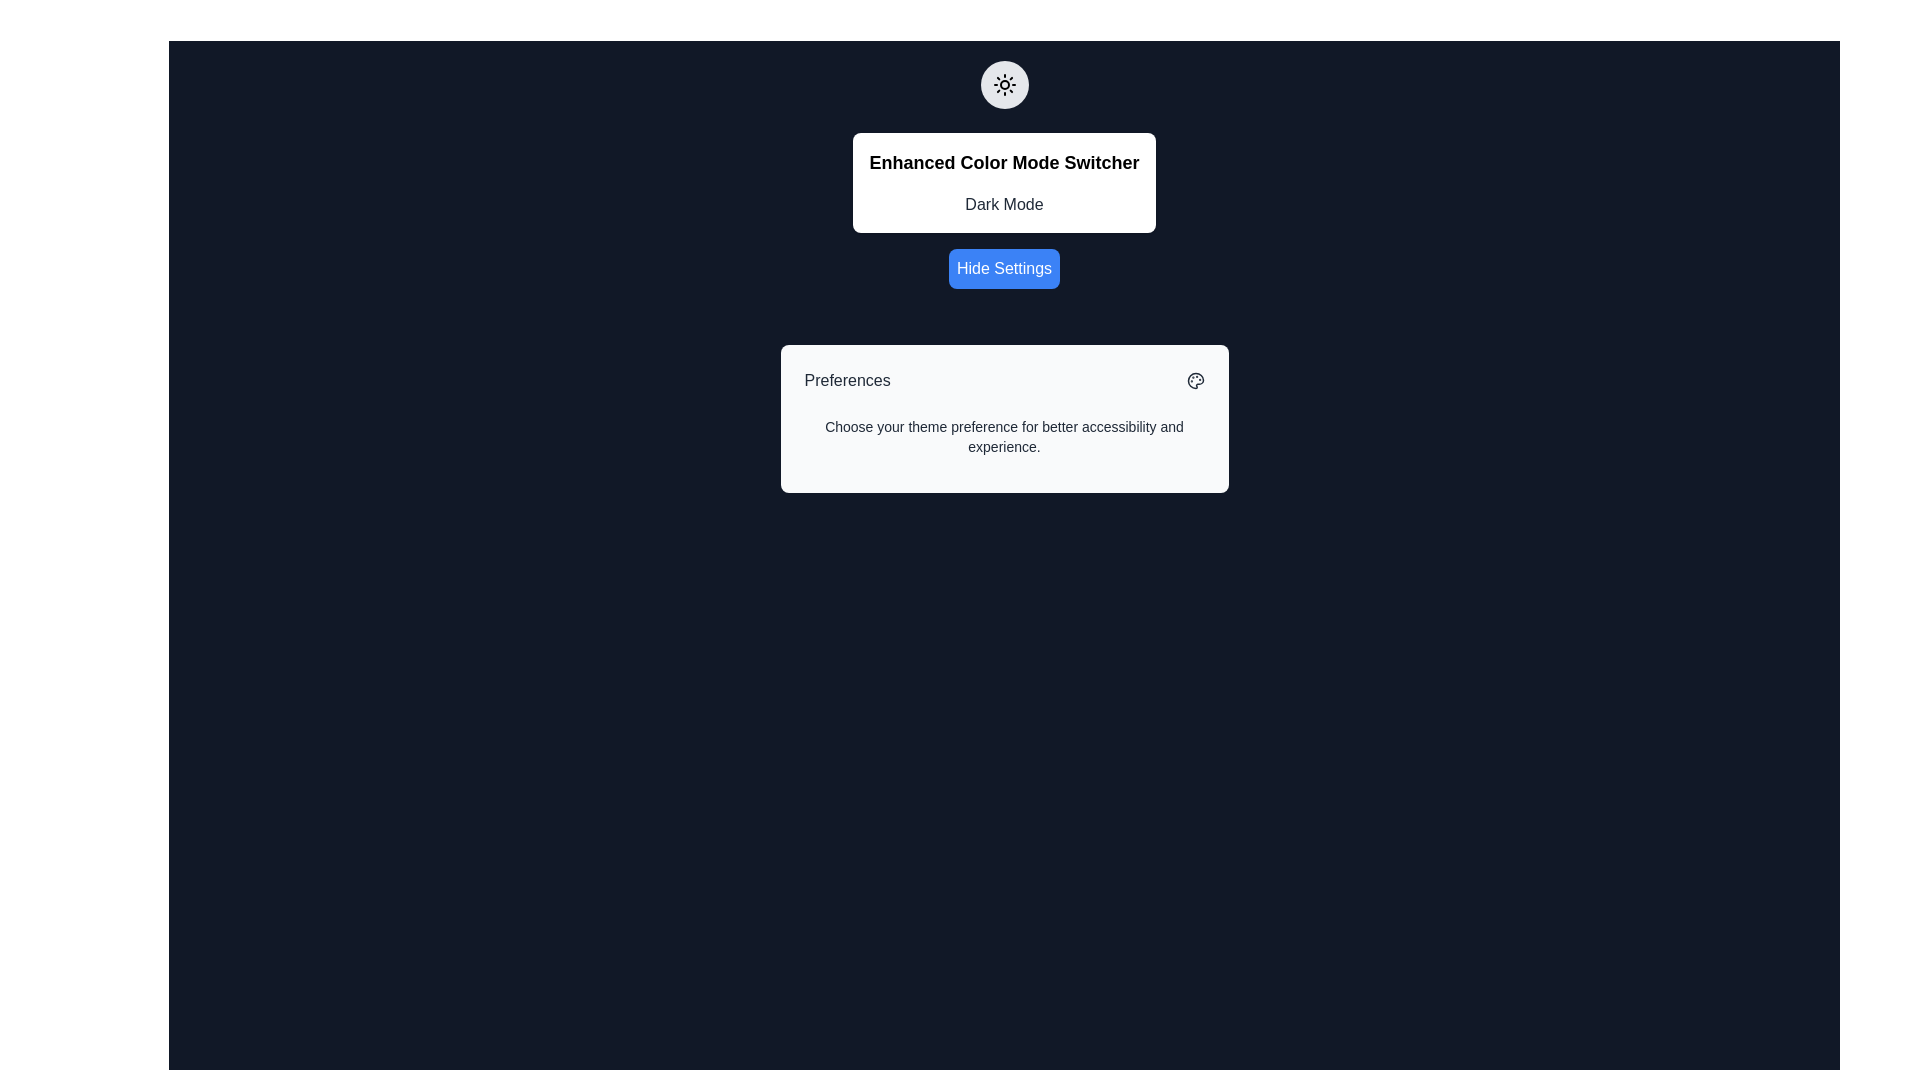  What do you see at coordinates (1004, 83) in the screenshot?
I see `the circular sun icon representing brightness adjustment, which is positioned above the 'Enhanced Color Mode Switcher' title` at bounding box center [1004, 83].